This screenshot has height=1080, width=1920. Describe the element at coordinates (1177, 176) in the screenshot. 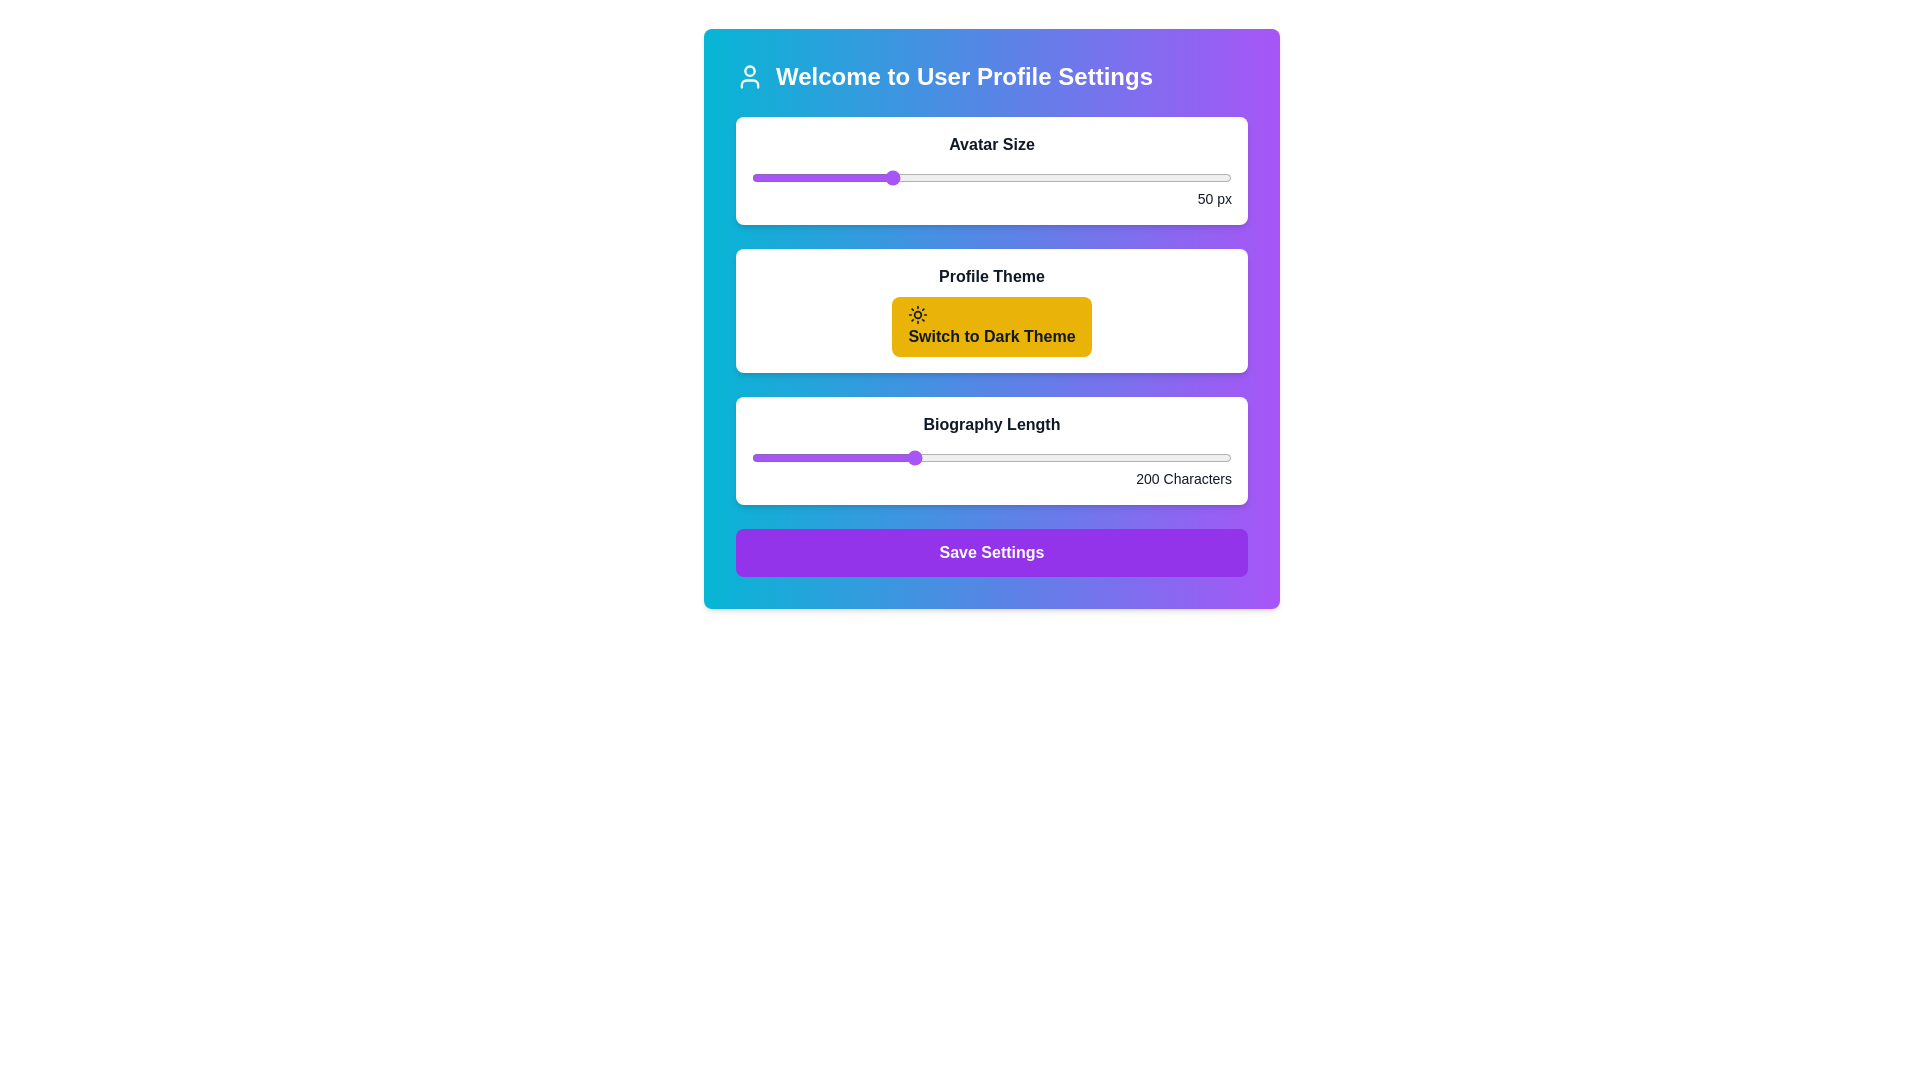

I see `avatar size` at that location.